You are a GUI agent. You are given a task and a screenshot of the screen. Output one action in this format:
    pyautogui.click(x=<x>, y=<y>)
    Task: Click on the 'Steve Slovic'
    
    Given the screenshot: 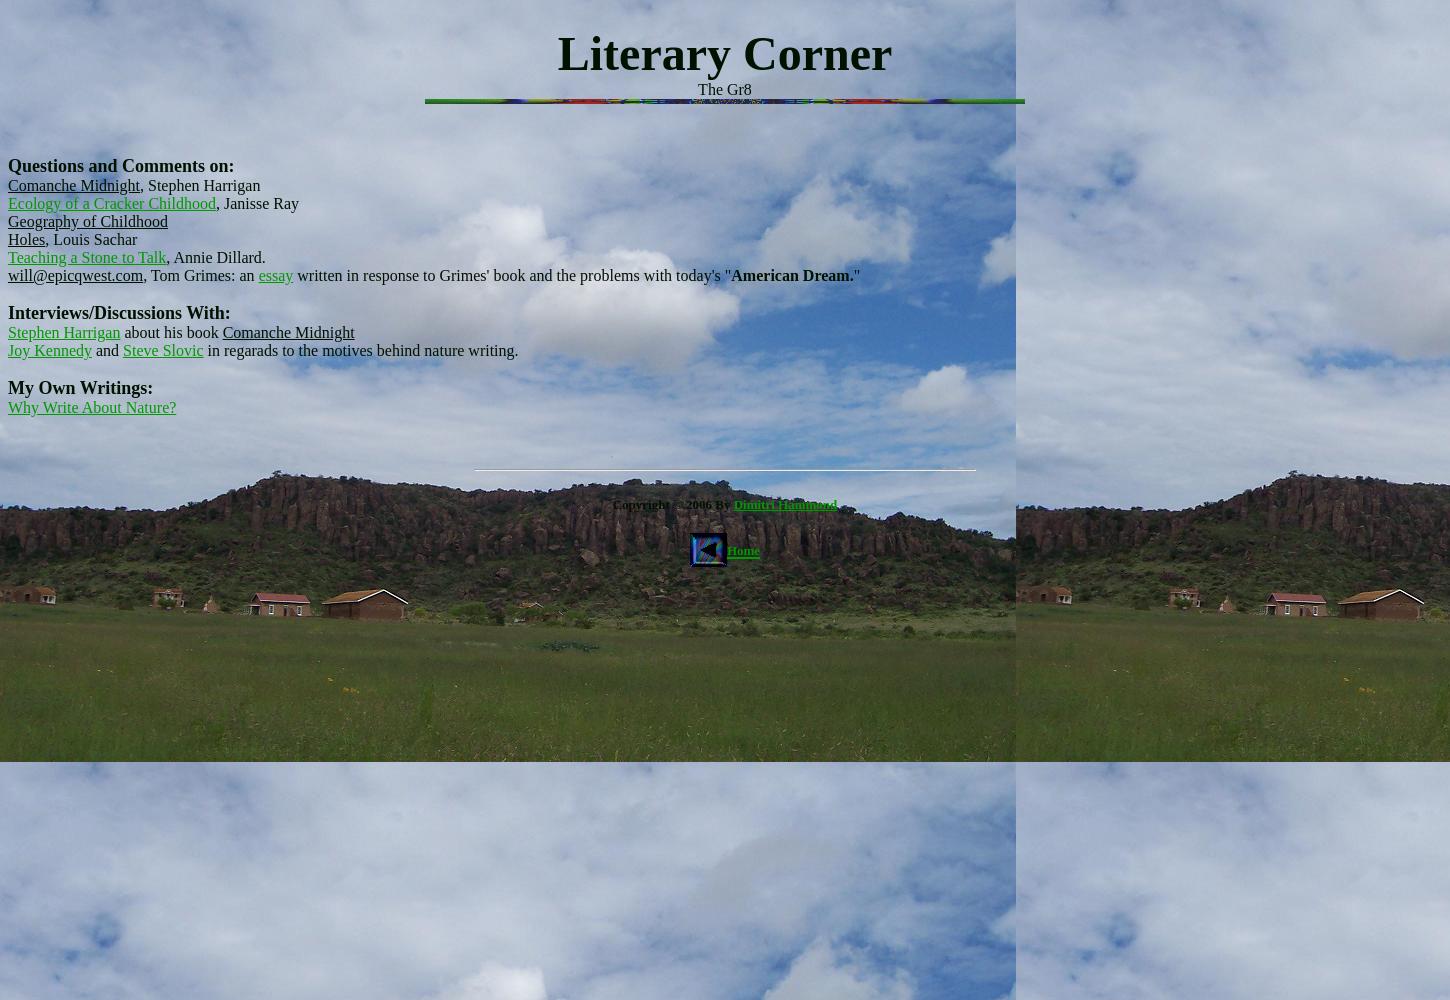 What is the action you would take?
    pyautogui.click(x=161, y=349)
    